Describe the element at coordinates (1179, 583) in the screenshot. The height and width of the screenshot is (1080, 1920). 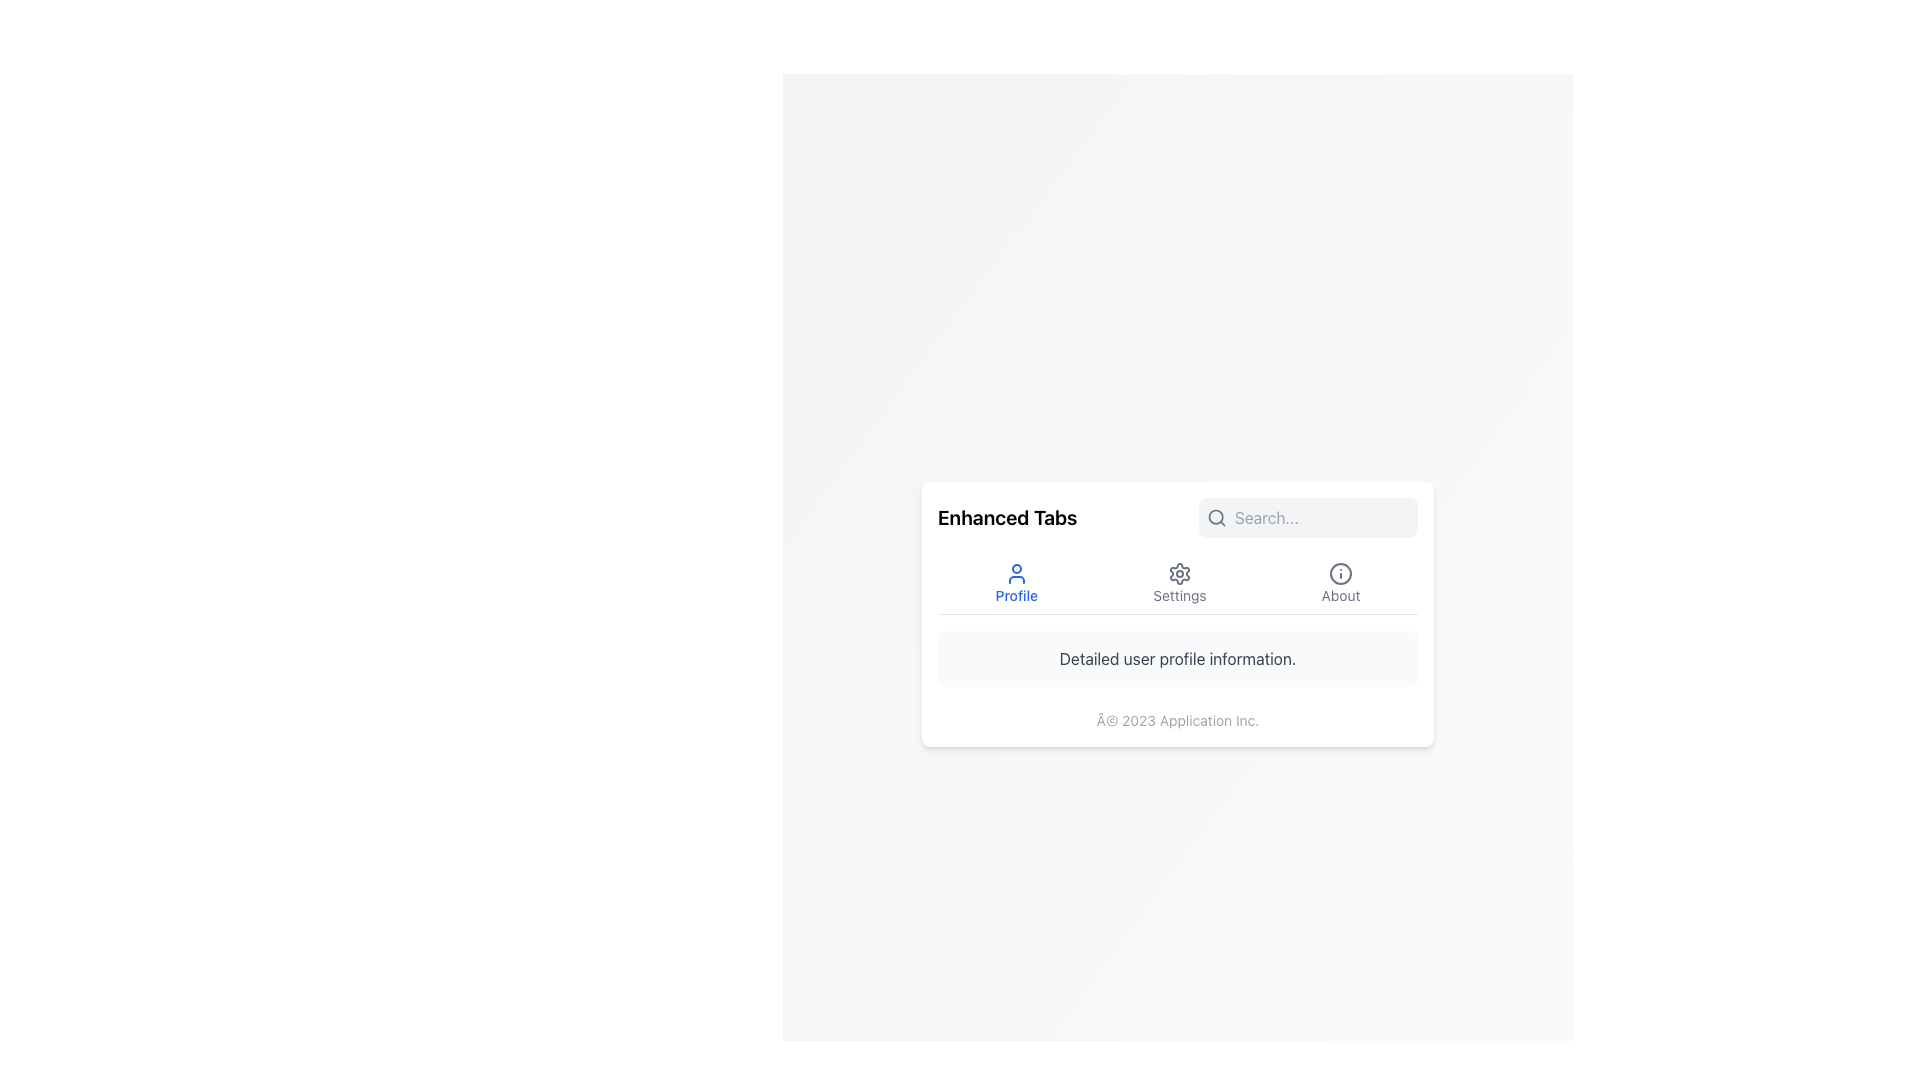
I see `the settings button located under the 'Enhanced Tabs' section` at that location.